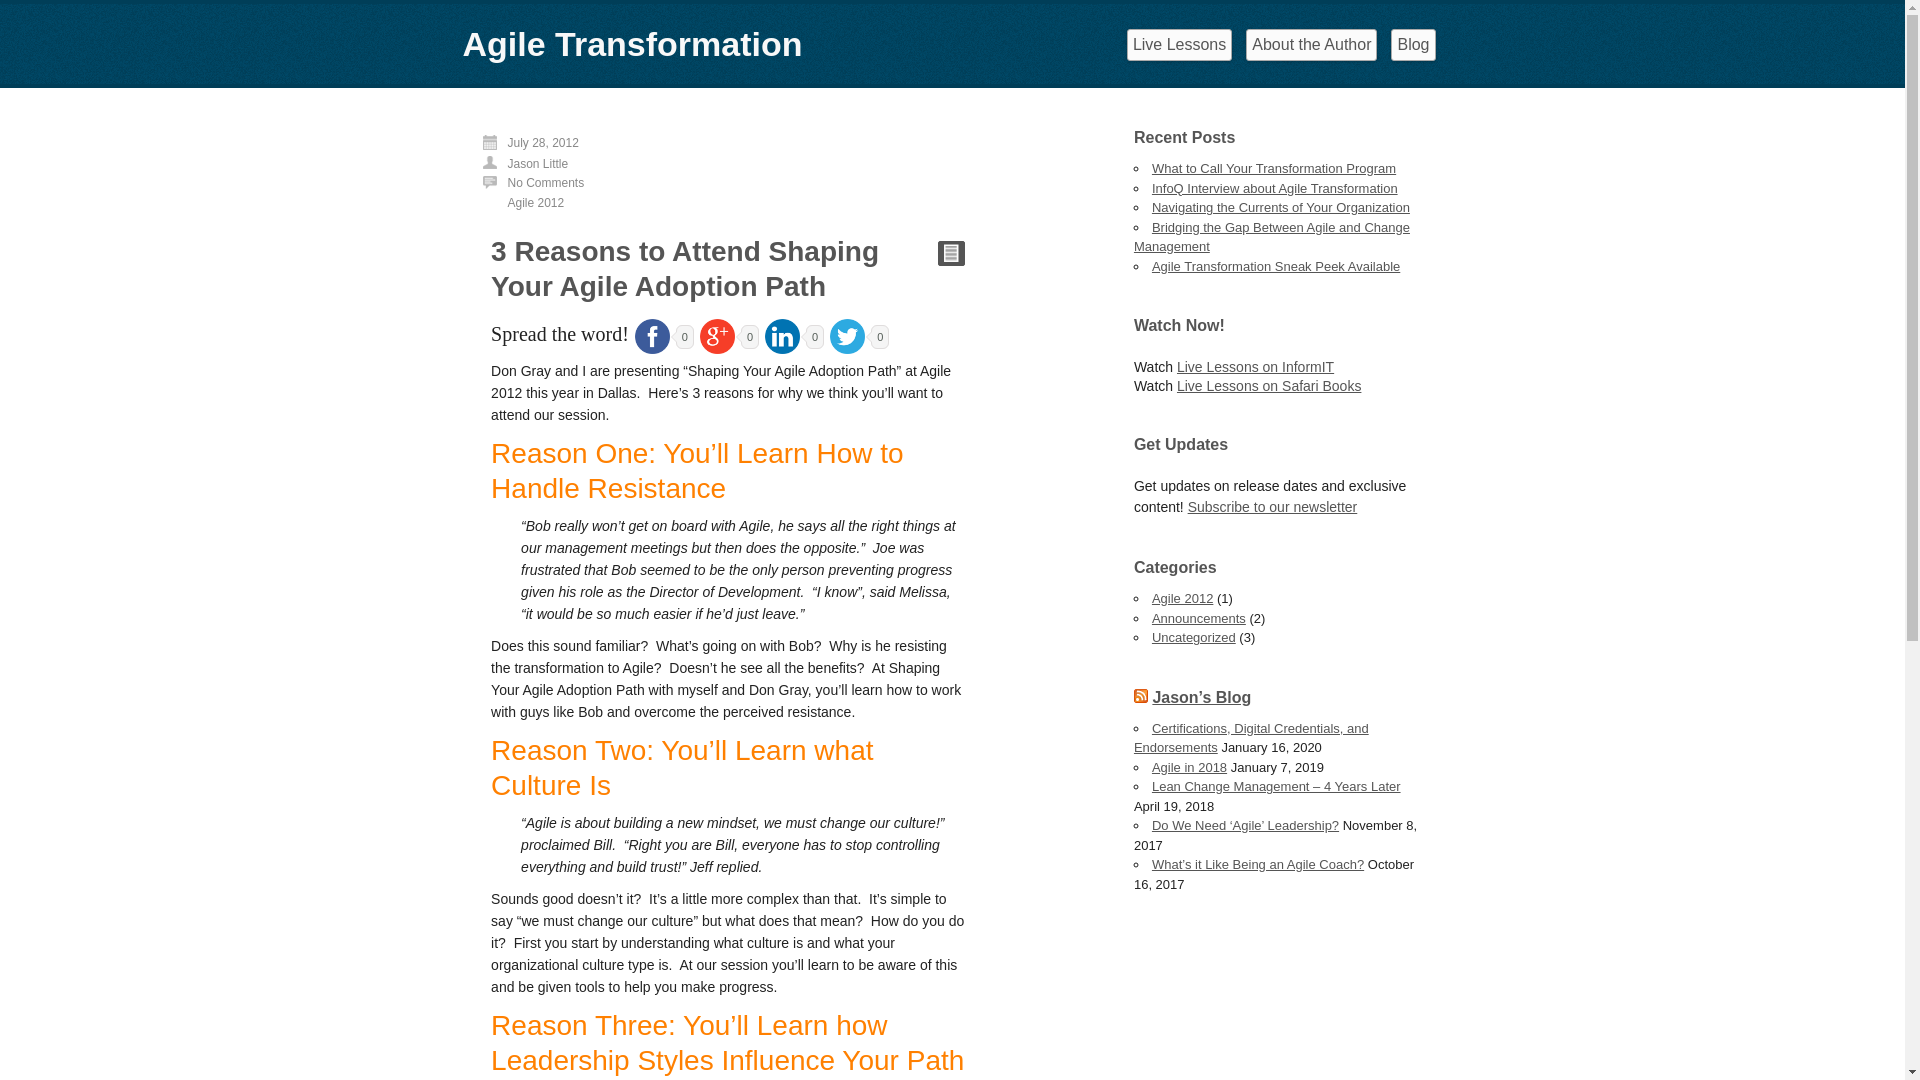  I want to click on 'Linkedin', so click(781, 335).